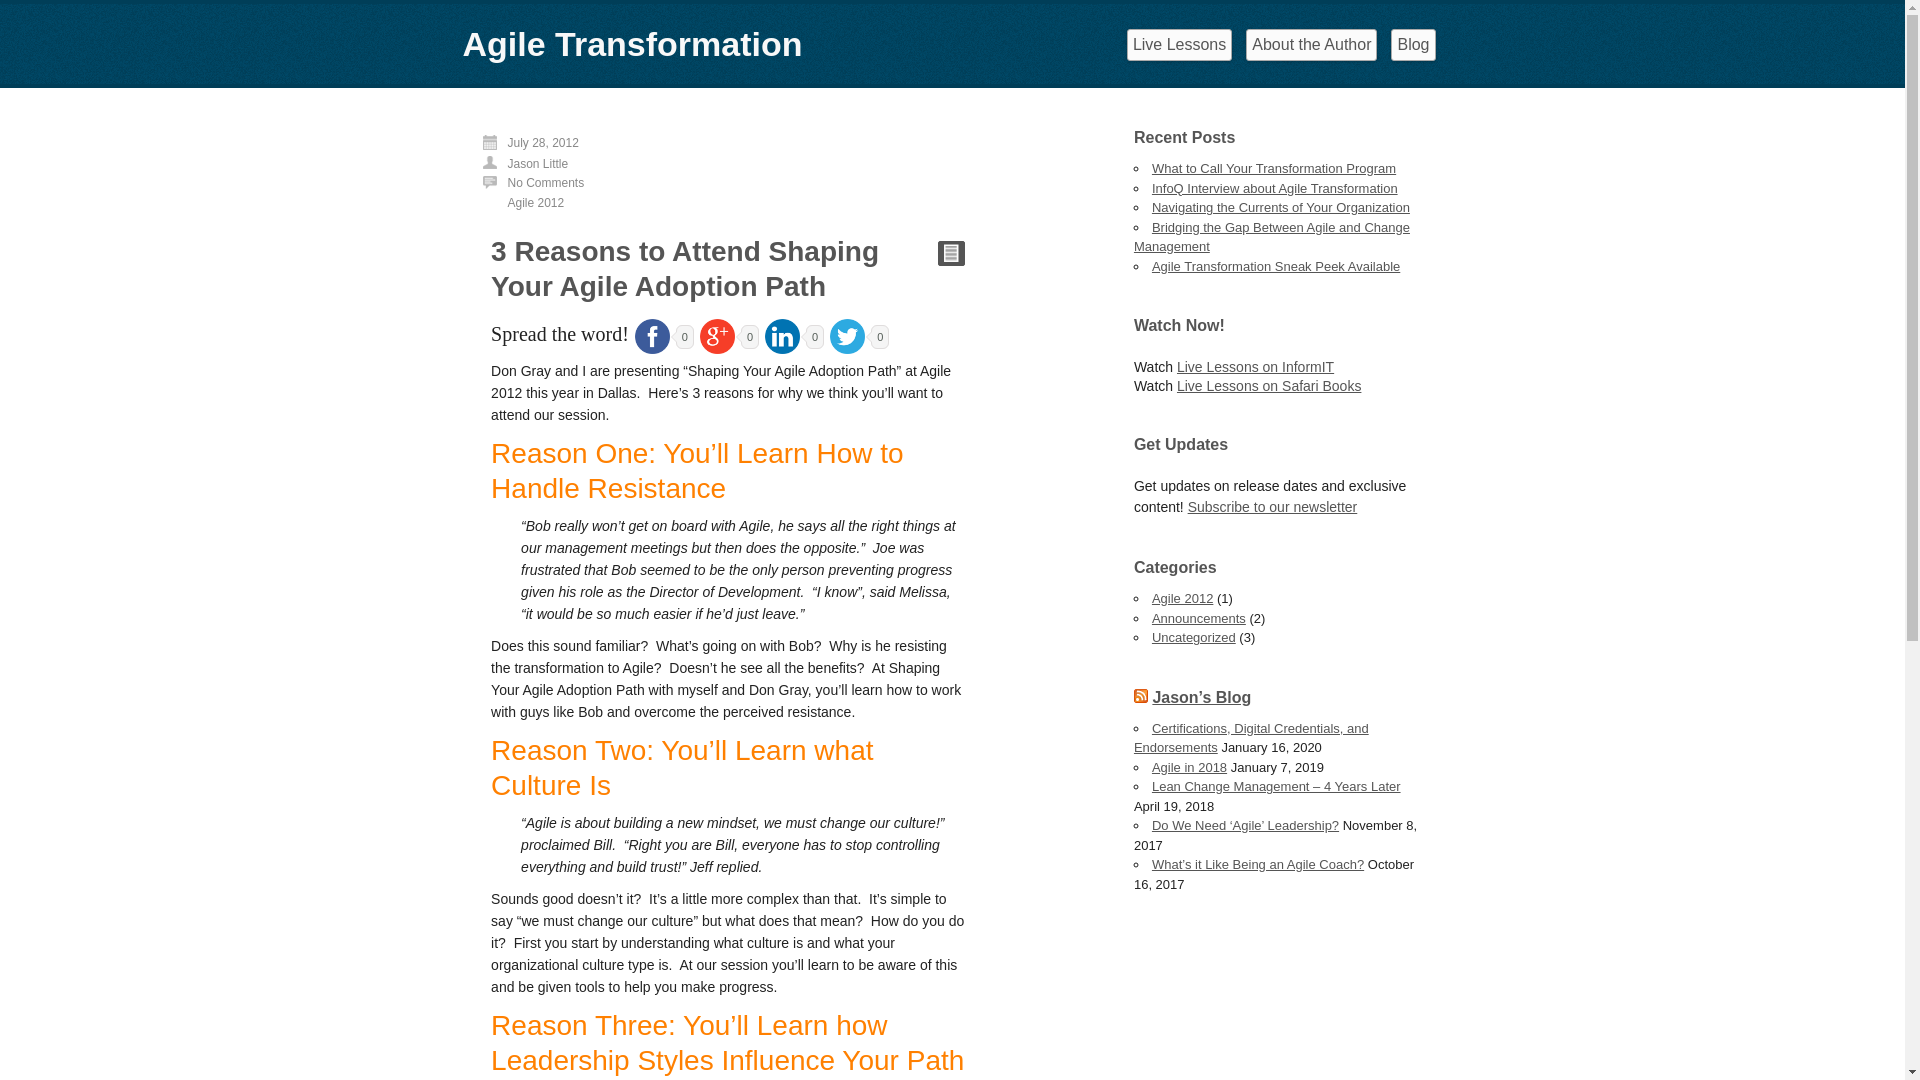  I want to click on 'Linkedin', so click(781, 335).